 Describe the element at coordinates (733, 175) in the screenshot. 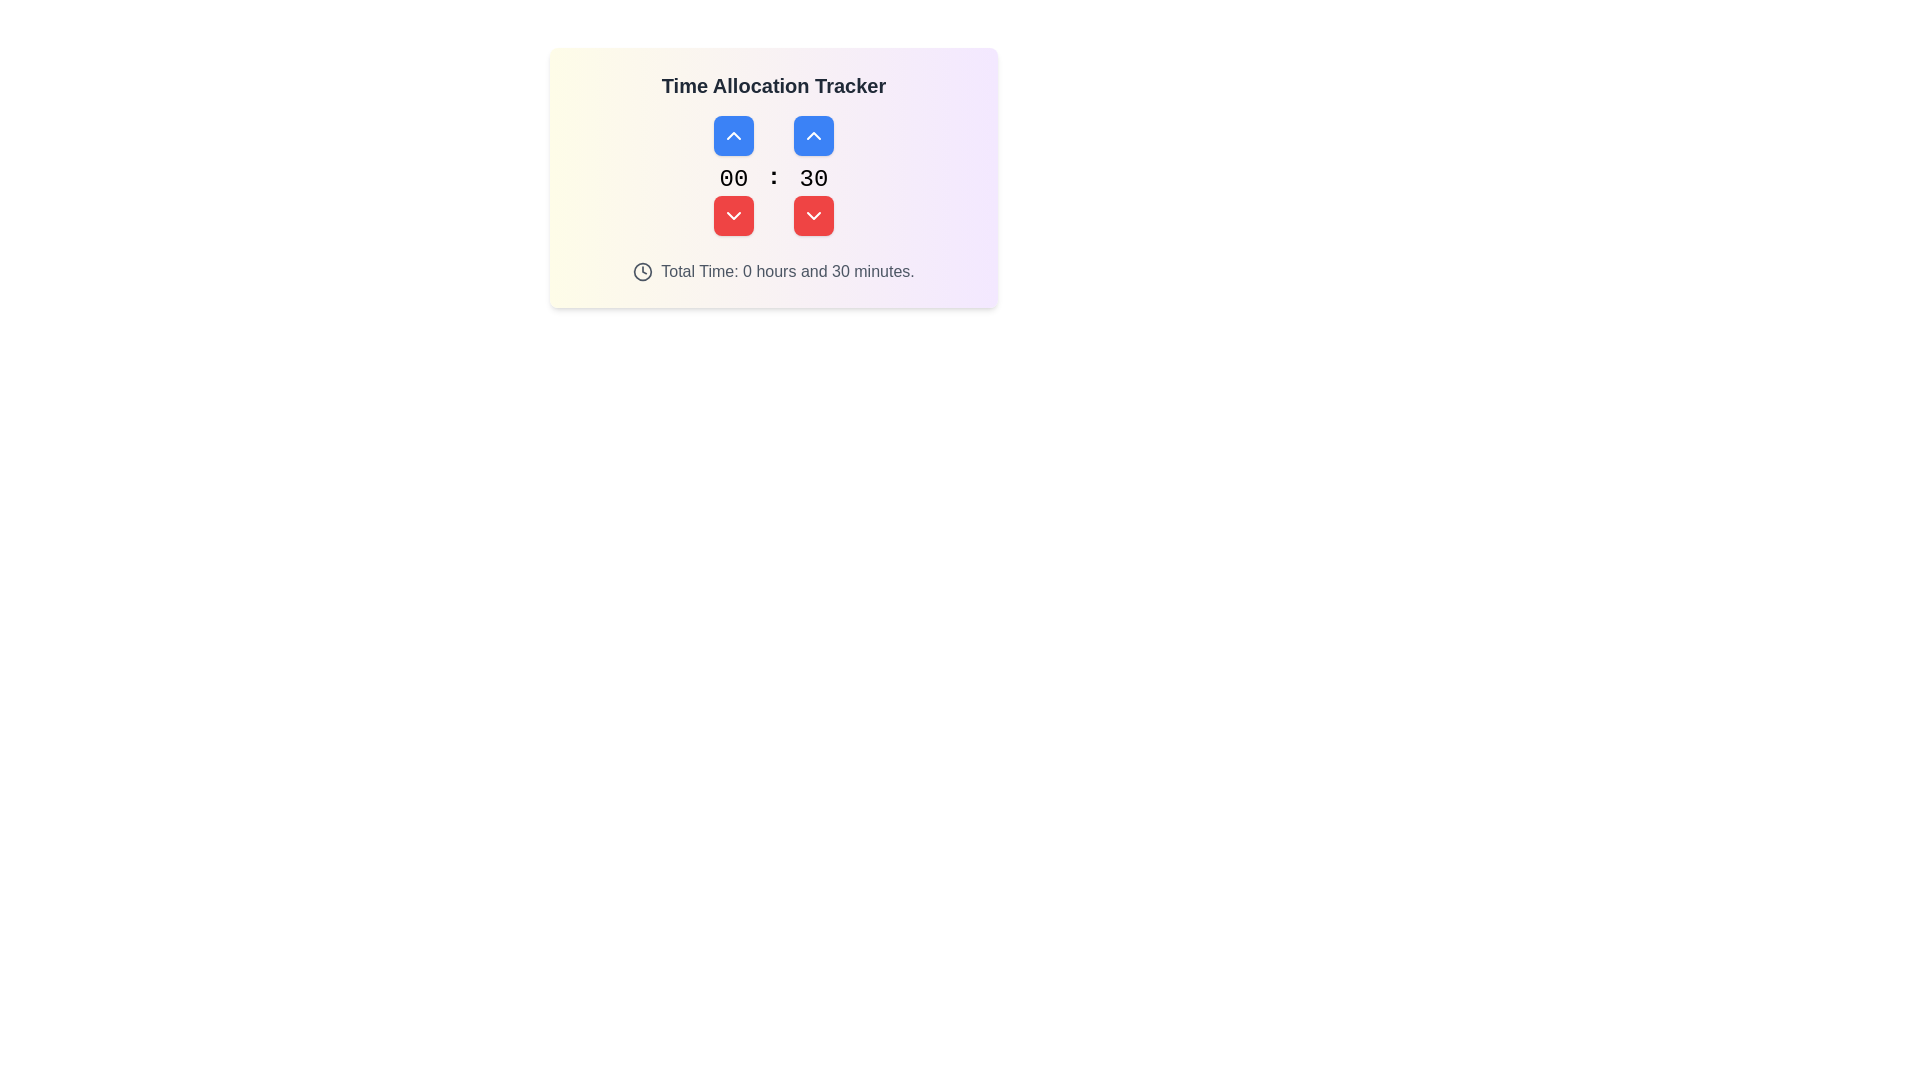

I see `the Numeric Display that shows the current hour value in the time selection interface, located on the left side of the two-column layout` at that location.